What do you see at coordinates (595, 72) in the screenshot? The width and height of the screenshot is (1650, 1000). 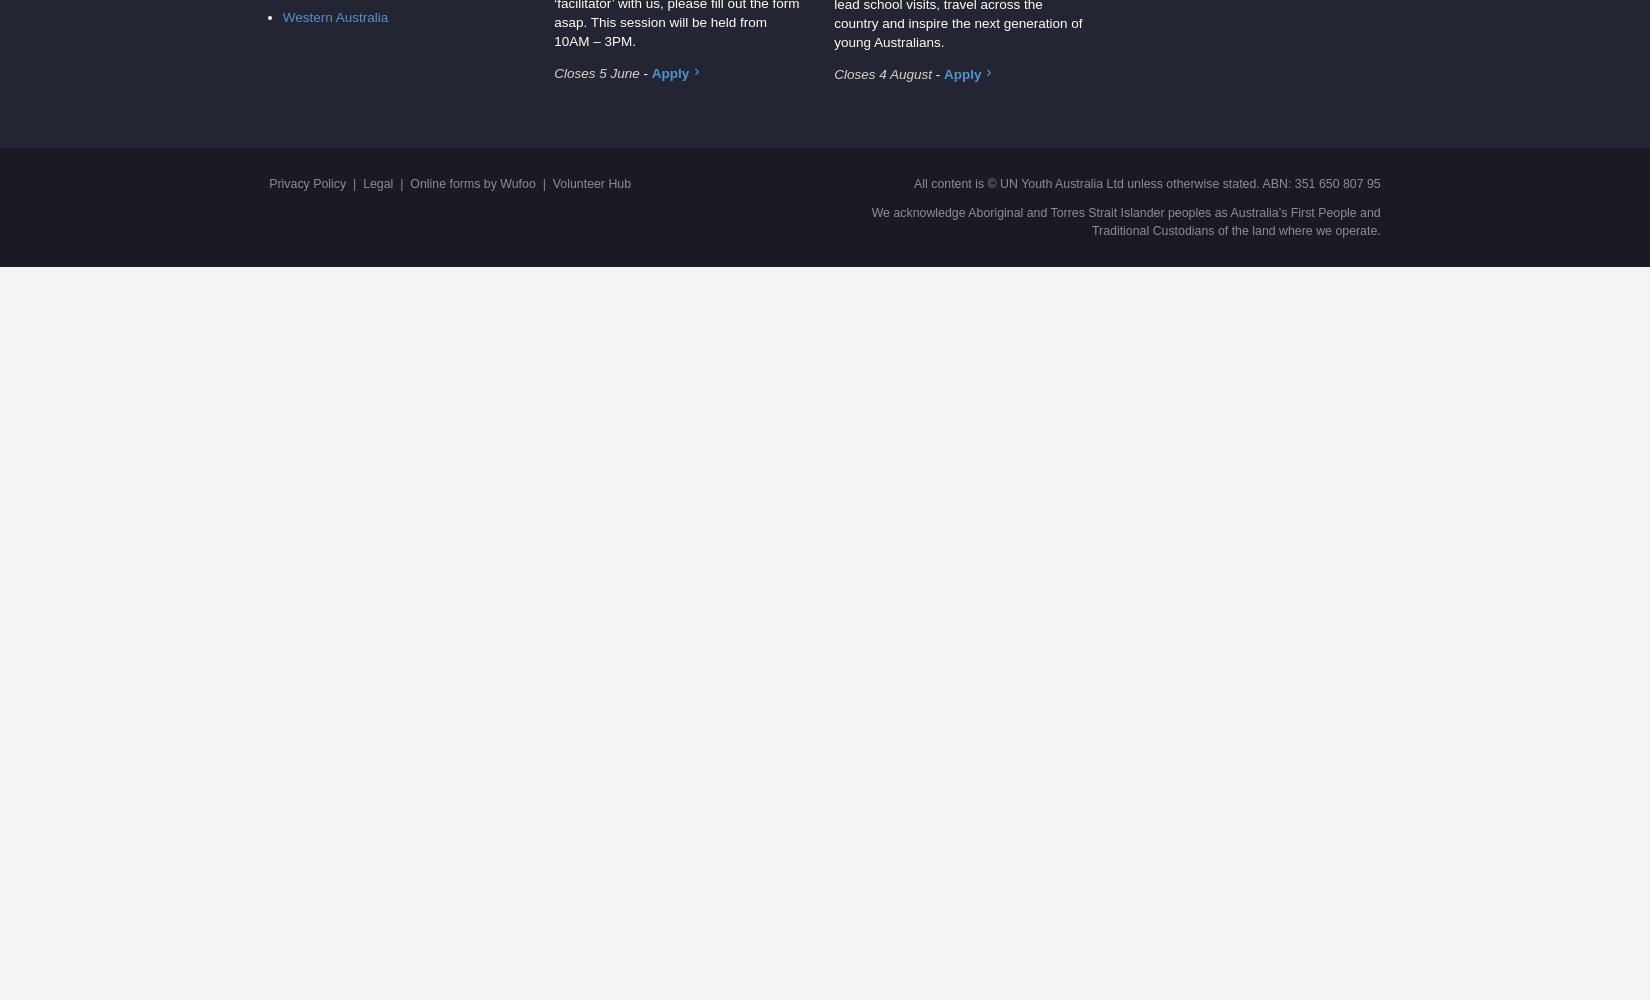 I see `'Closes 5 June'` at bounding box center [595, 72].